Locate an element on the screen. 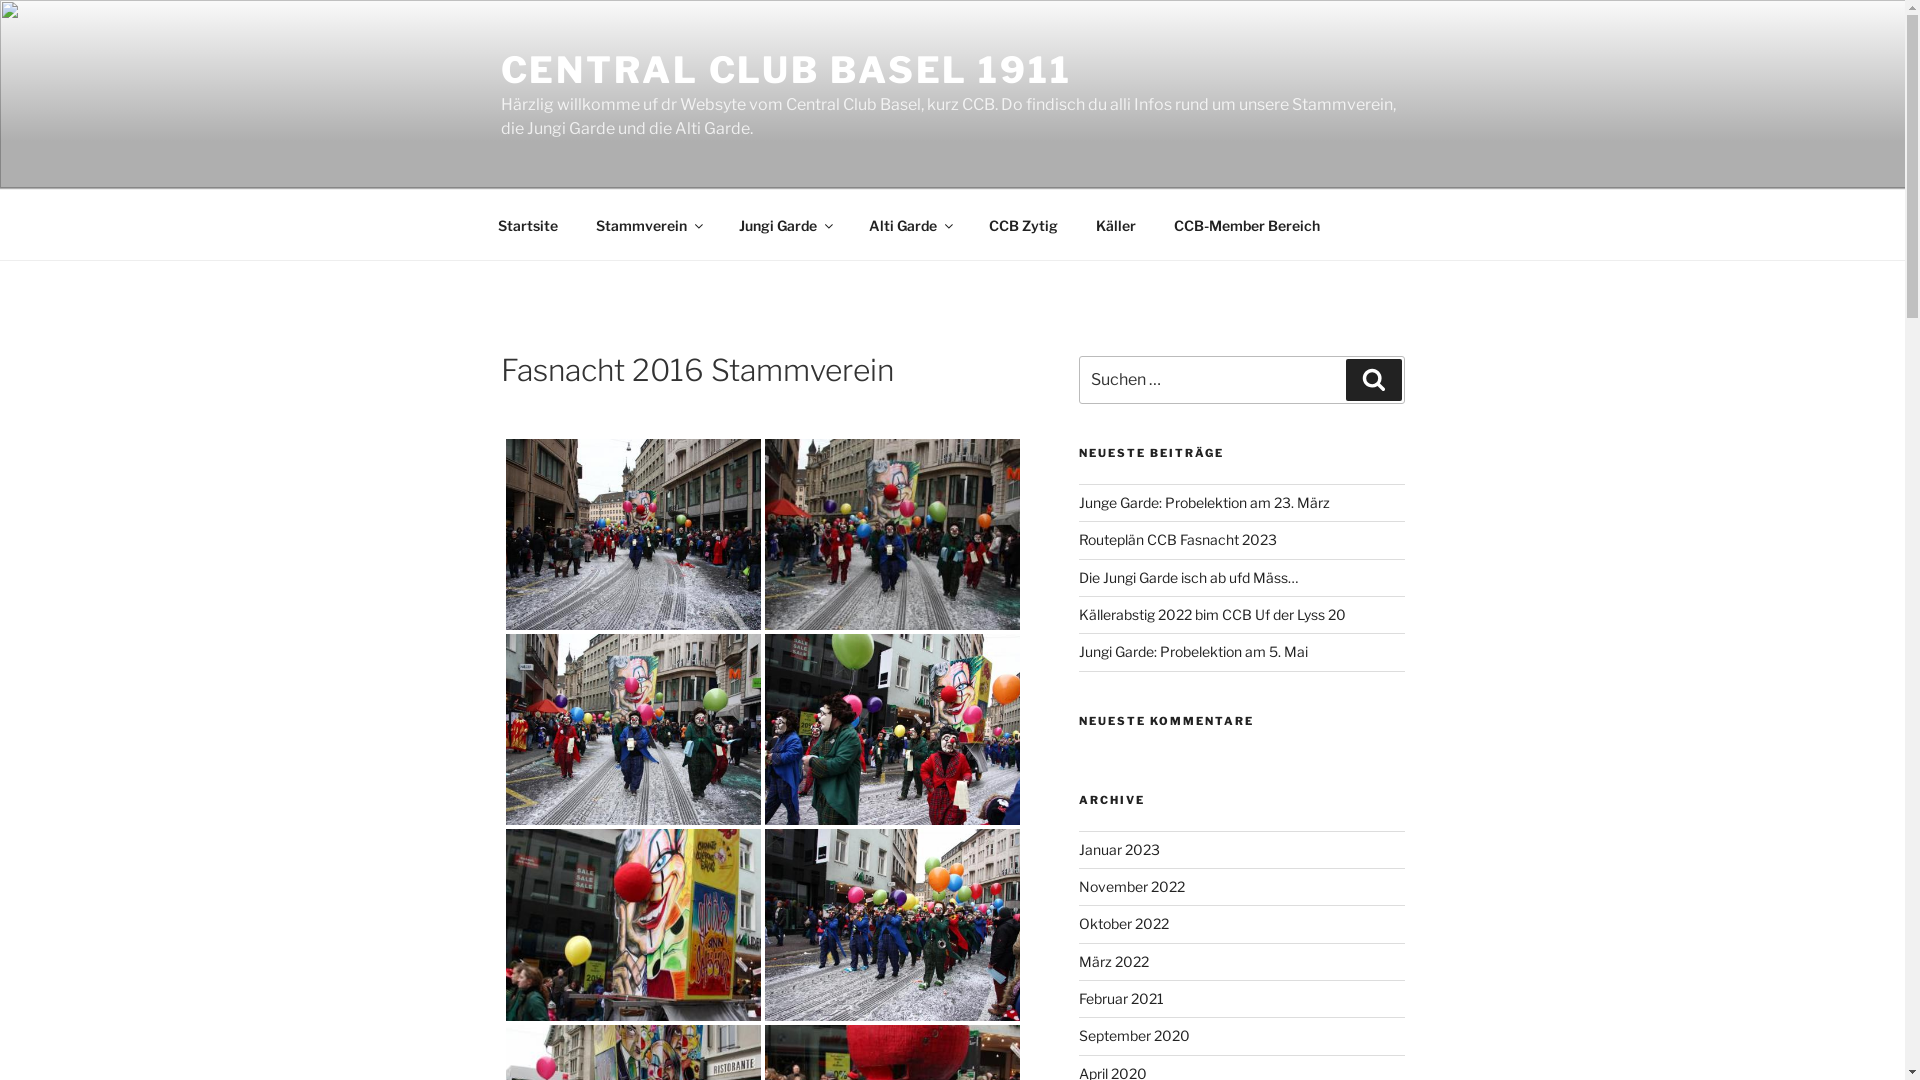  'Alti Garde' is located at coordinates (909, 224).